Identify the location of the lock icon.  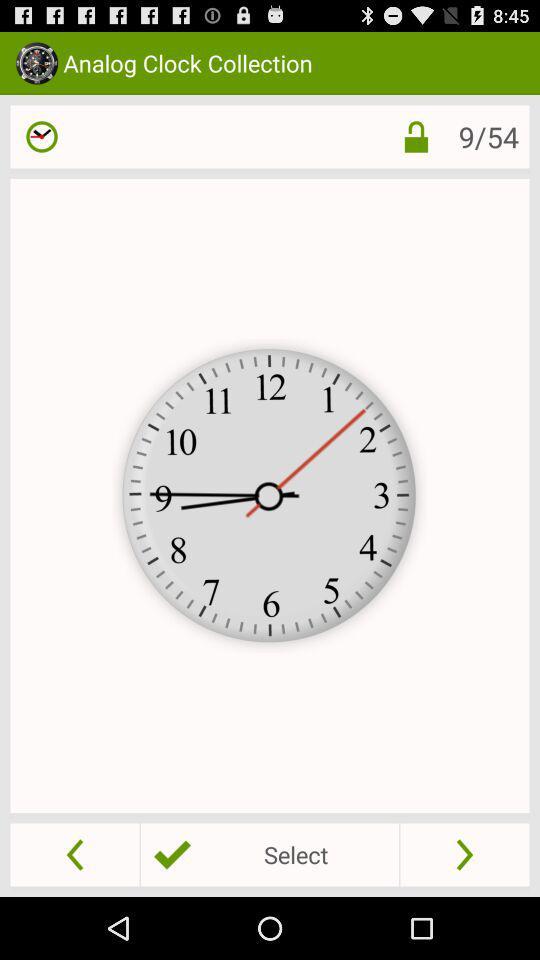
(400, 145).